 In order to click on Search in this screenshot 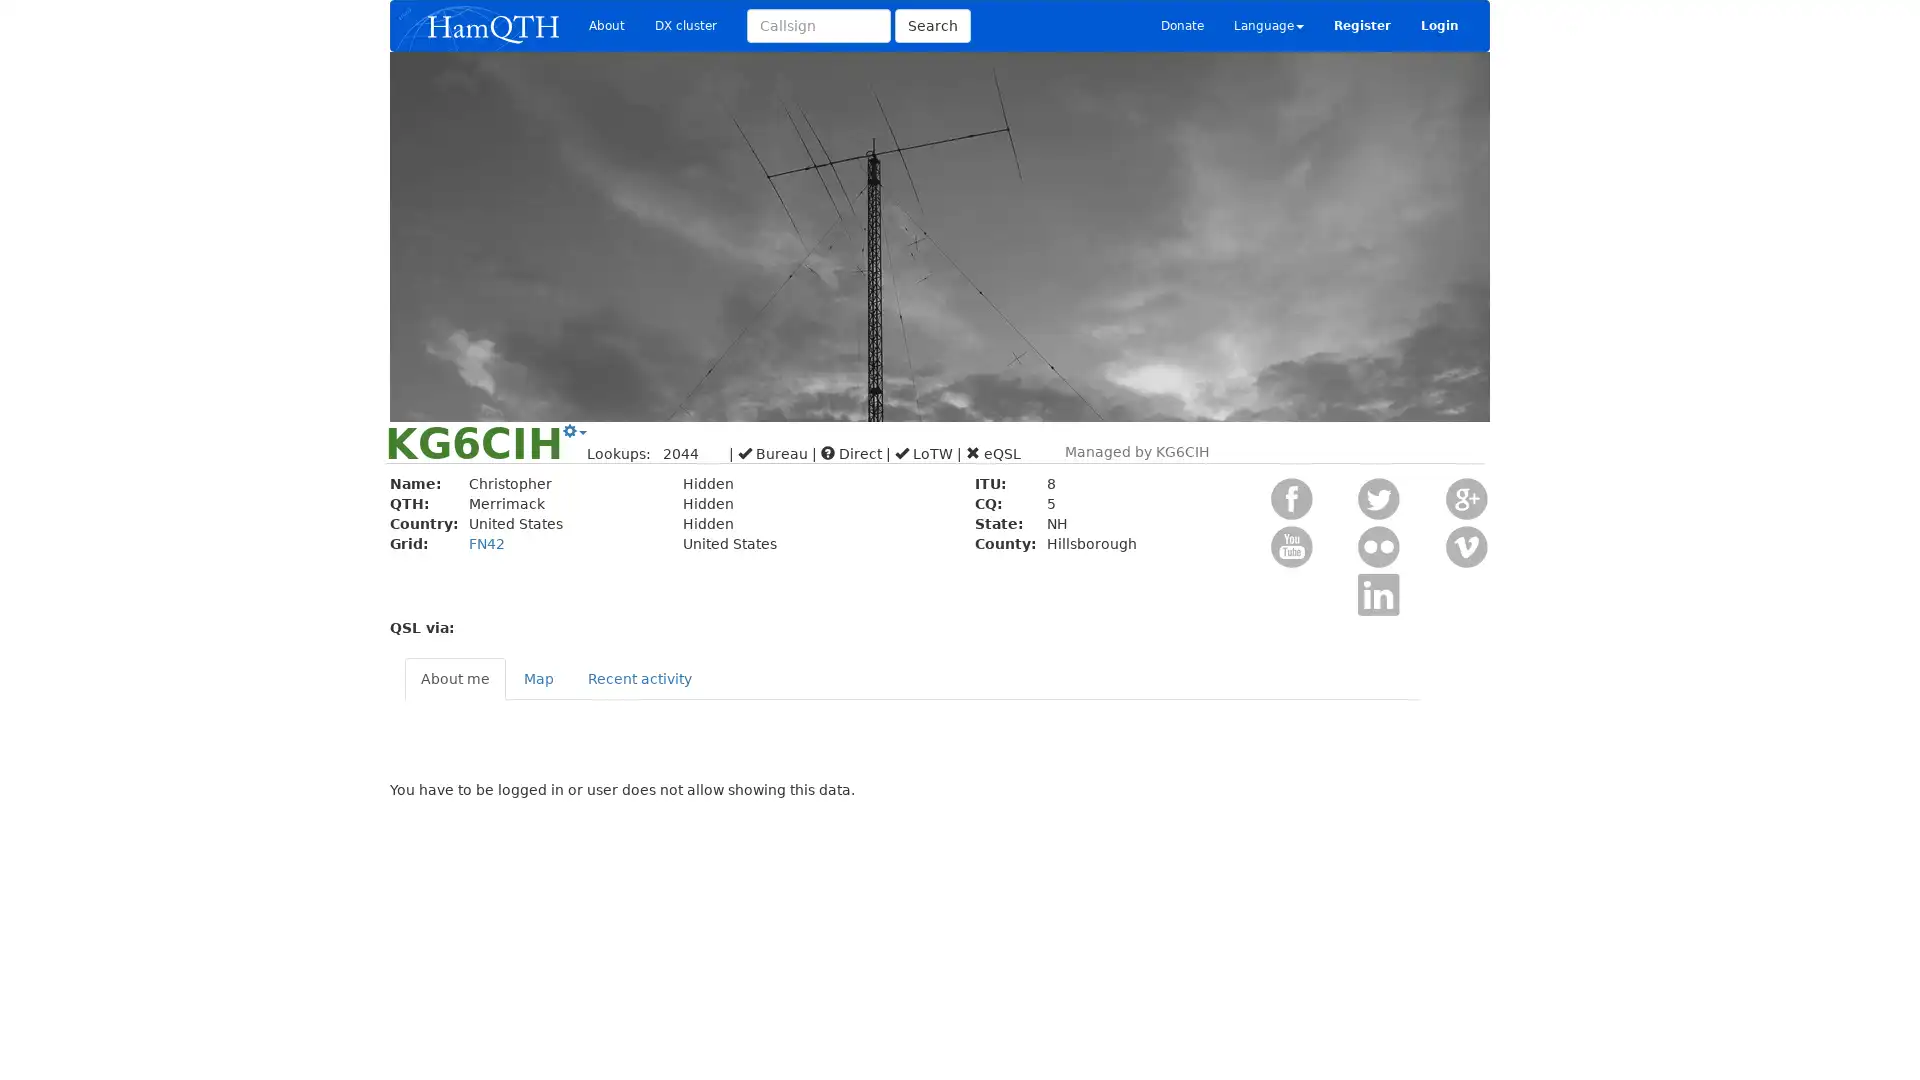, I will do `click(931, 26)`.